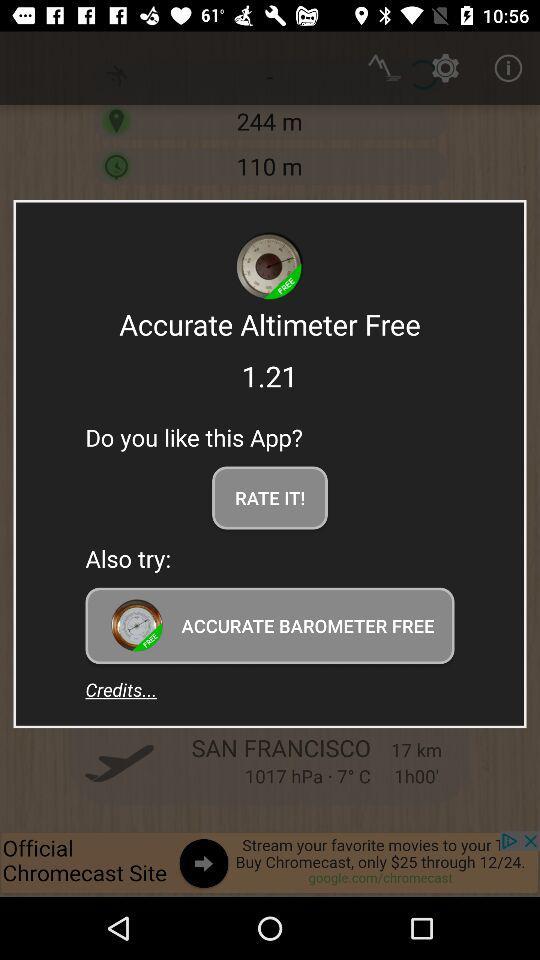 This screenshot has height=960, width=540. What do you see at coordinates (270, 496) in the screenshot?
I see `the item above accurate barometer free` at bounding box center [270, 496].